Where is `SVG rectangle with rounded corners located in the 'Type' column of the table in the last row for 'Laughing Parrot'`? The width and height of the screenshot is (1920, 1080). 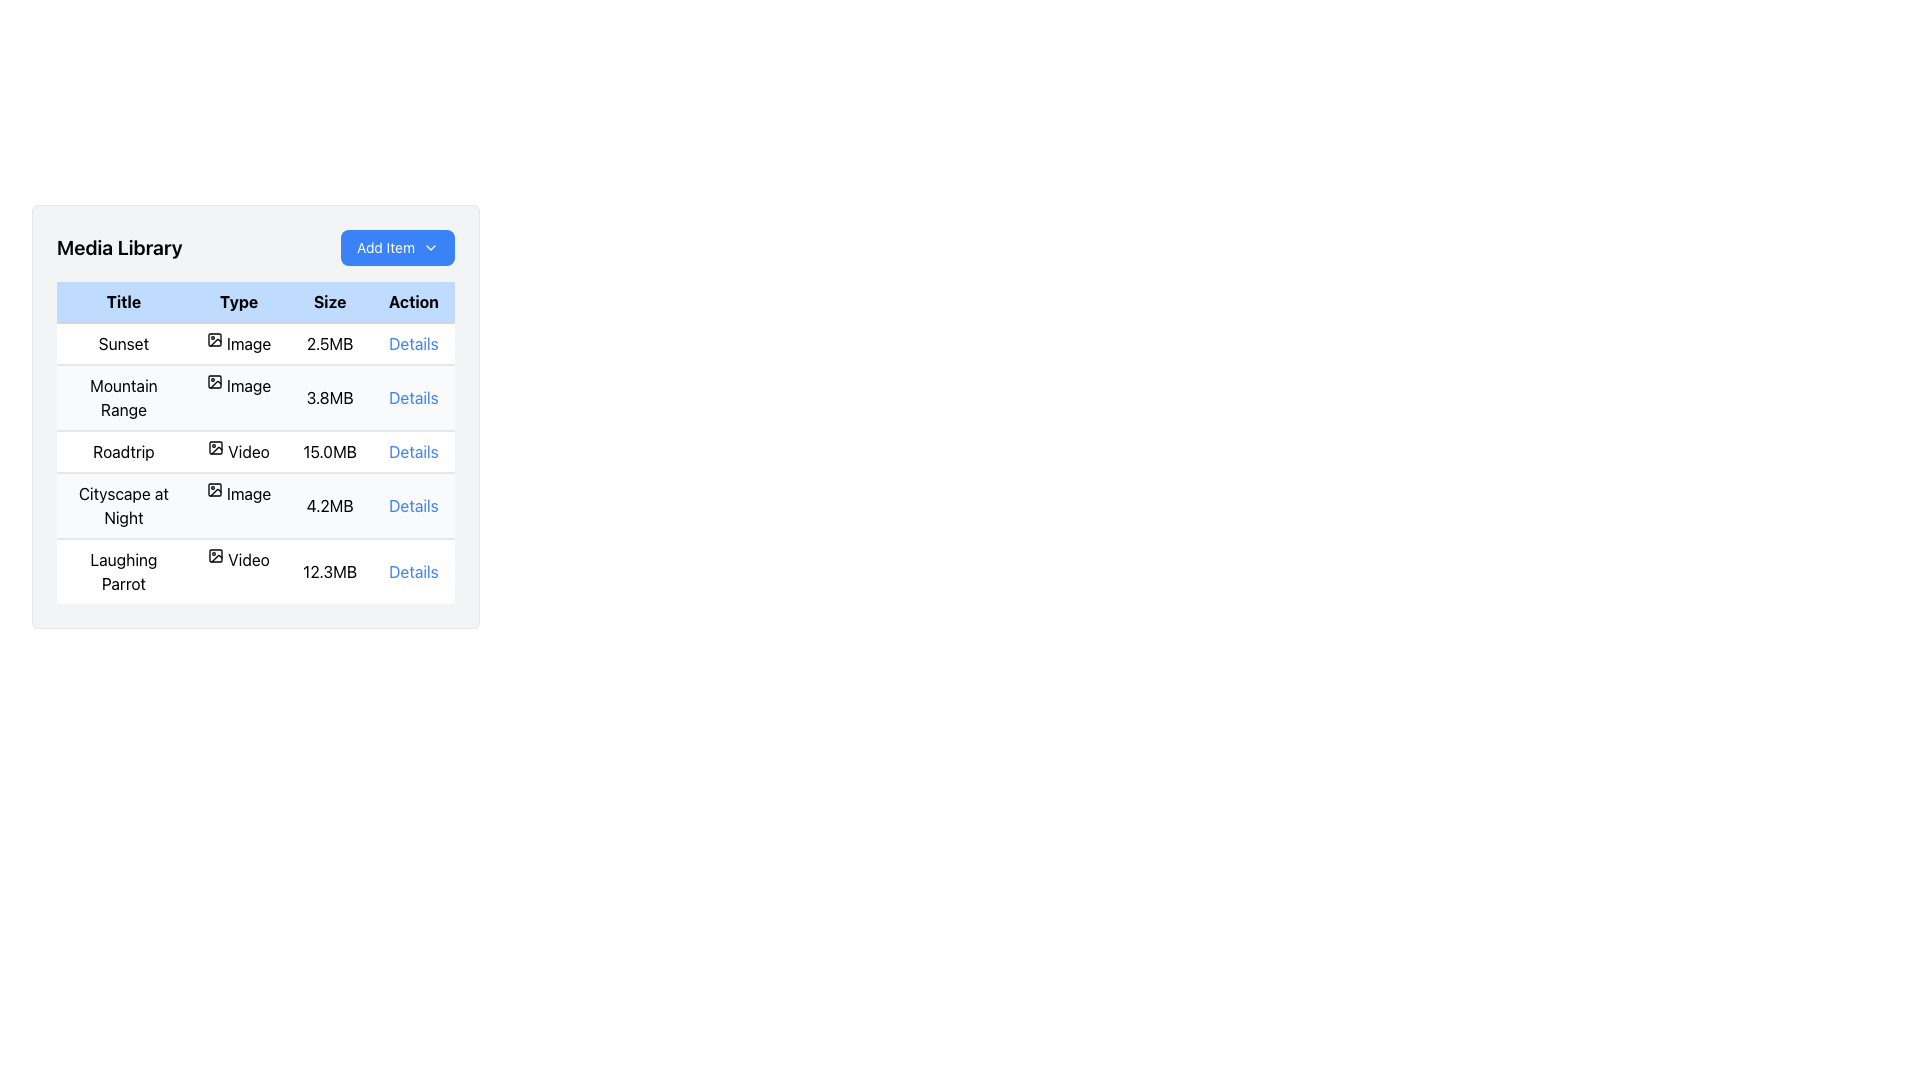 SVG rectangle with rounded corners located in the 'Type' column of the table in the last row for 'Laughing Parrot' is located at coordinates (216, 555).